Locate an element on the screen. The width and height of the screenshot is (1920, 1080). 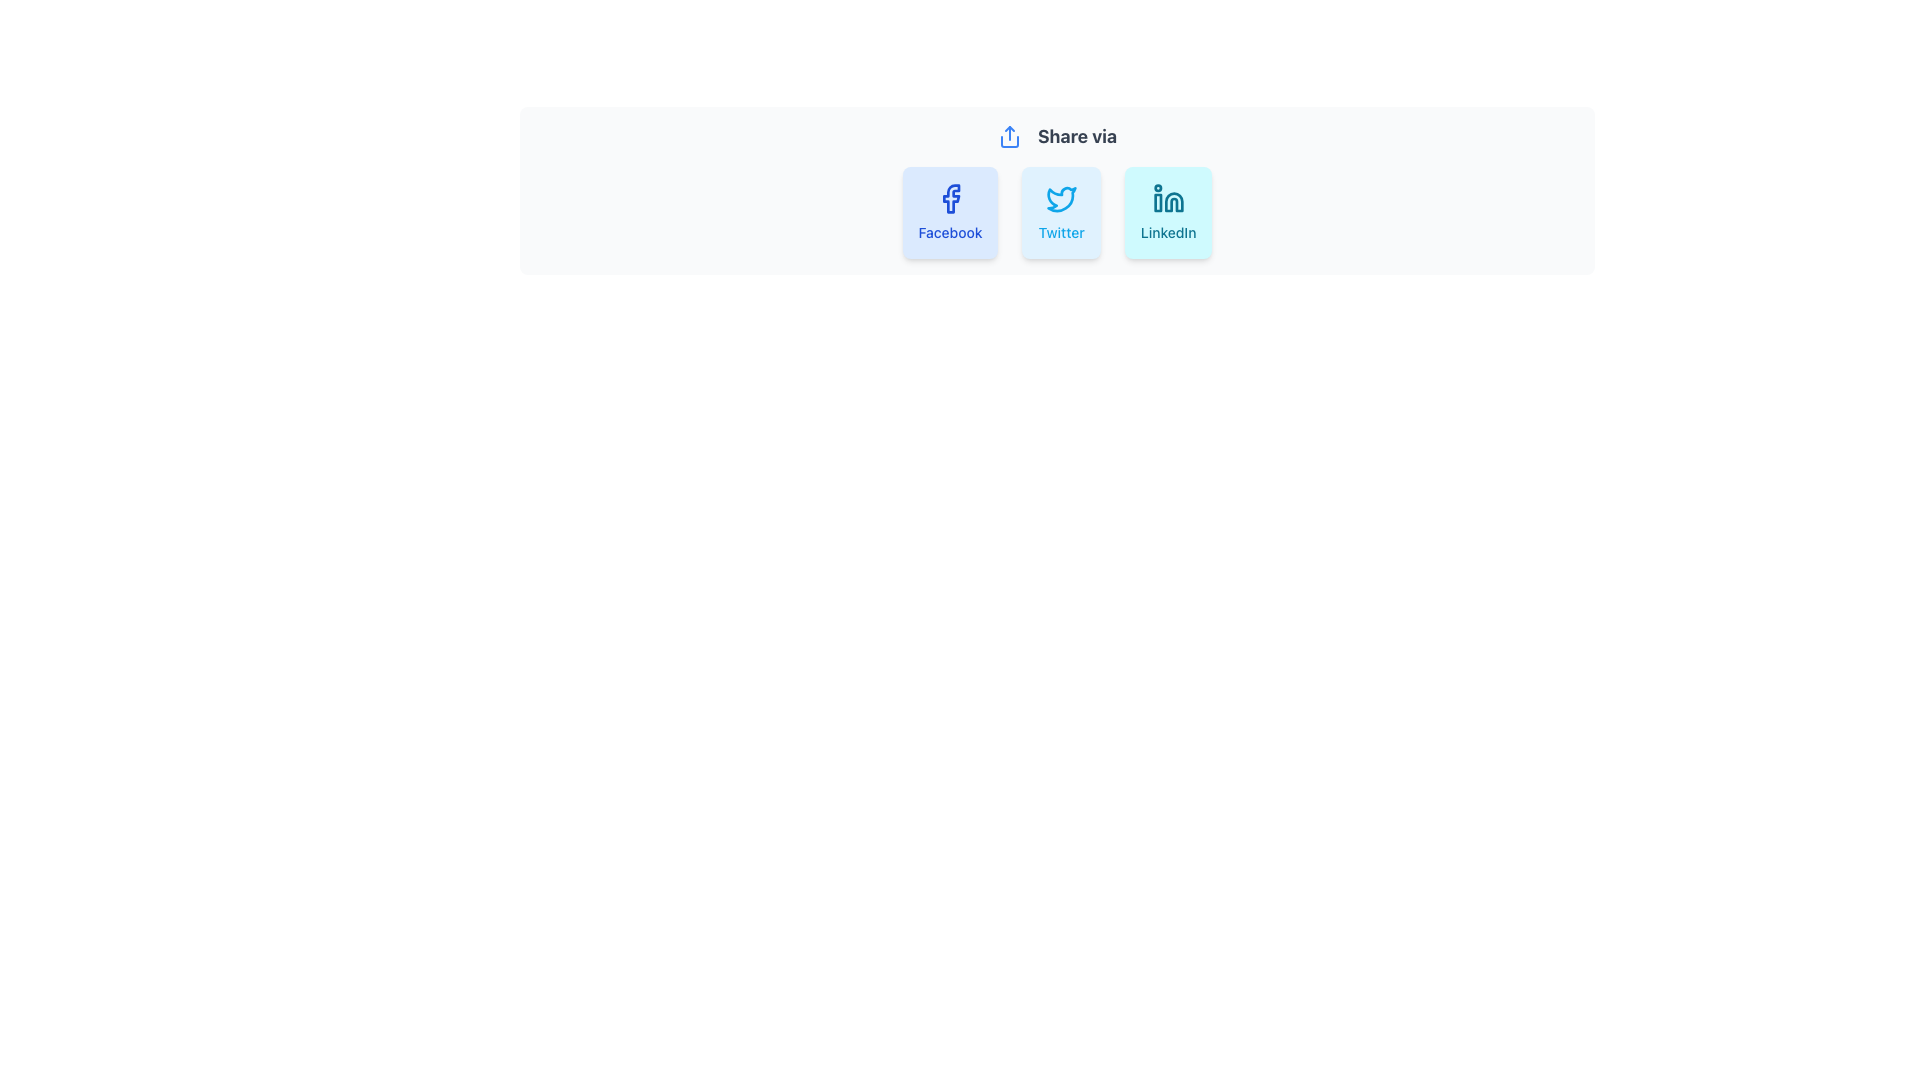
the light blue rectangular button with rounded corners that contains the Facebook logo and the text 'Facebook' is located at coordinates (949, 212).